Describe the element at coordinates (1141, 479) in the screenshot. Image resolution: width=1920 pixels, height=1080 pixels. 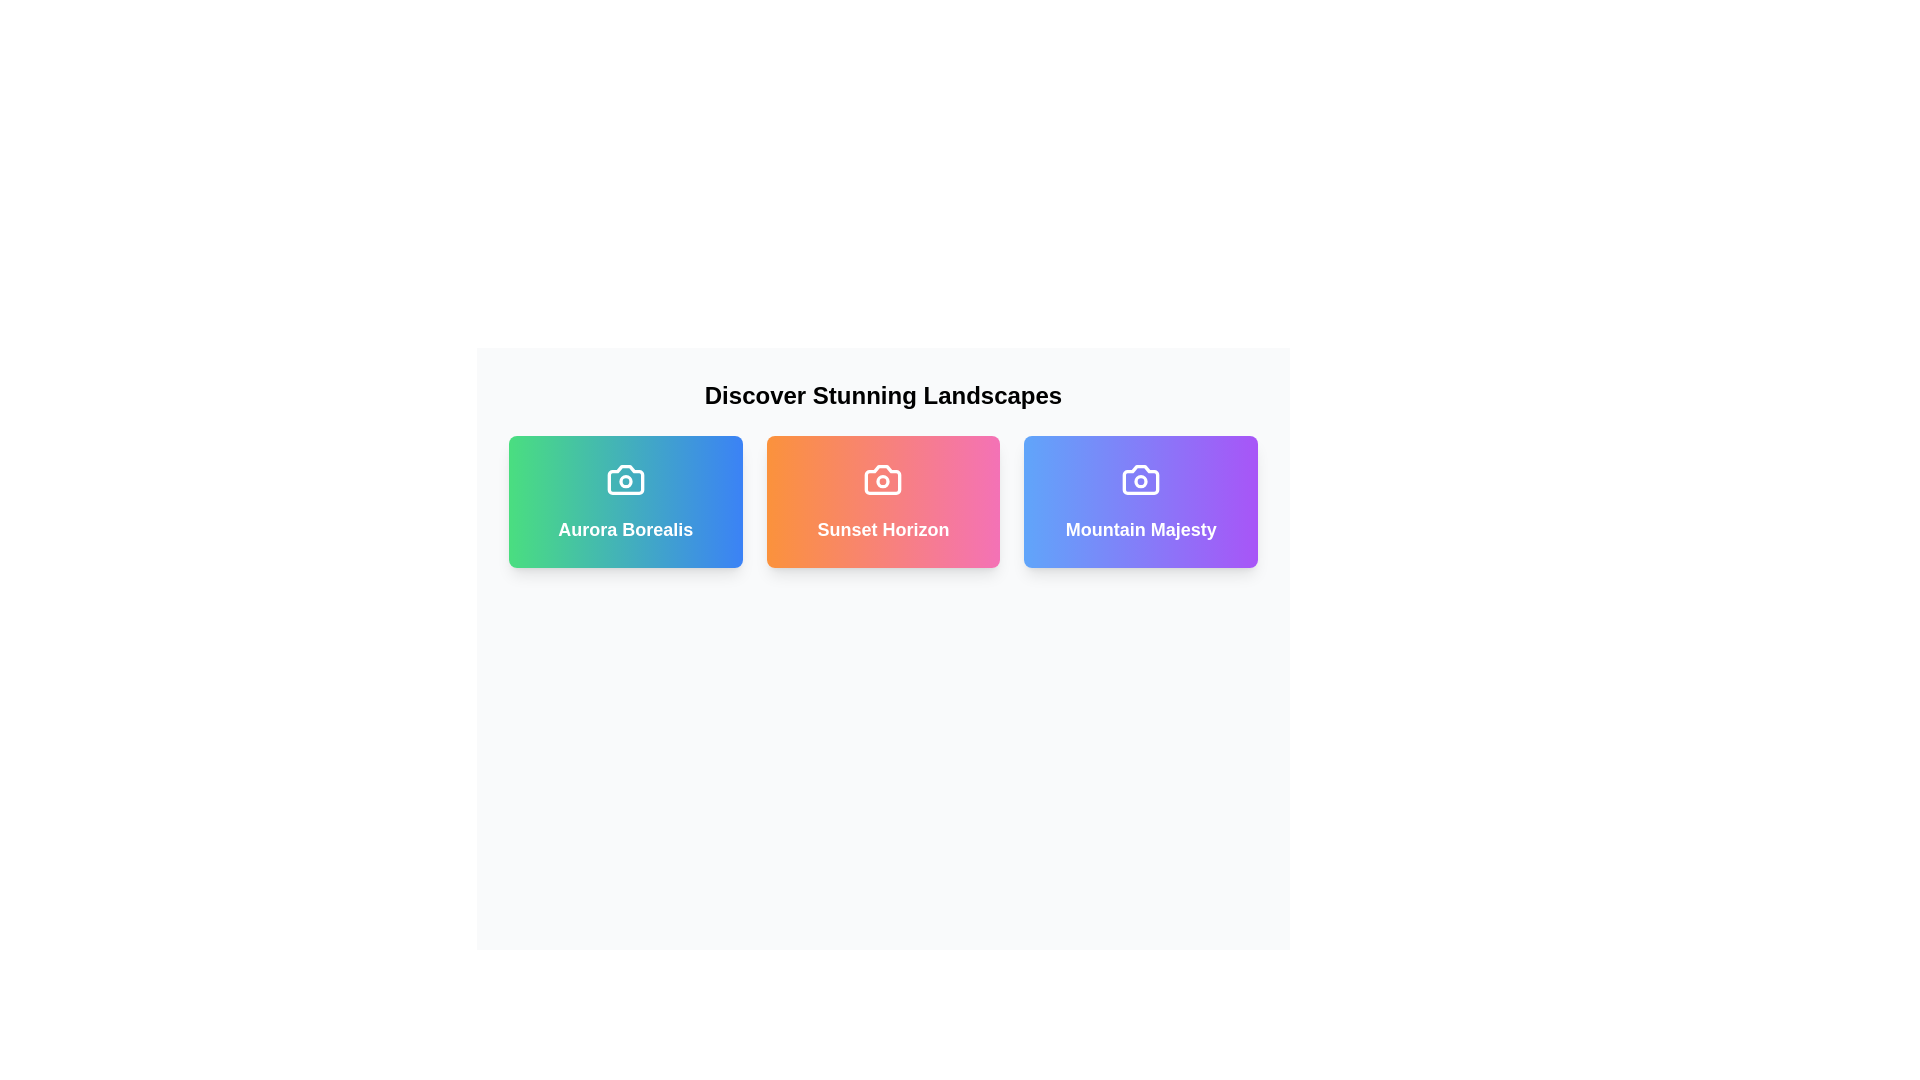
I see `the photography icon located at the top-center of the 'Mountain Majesty' card, positioned above the title text` at that location.